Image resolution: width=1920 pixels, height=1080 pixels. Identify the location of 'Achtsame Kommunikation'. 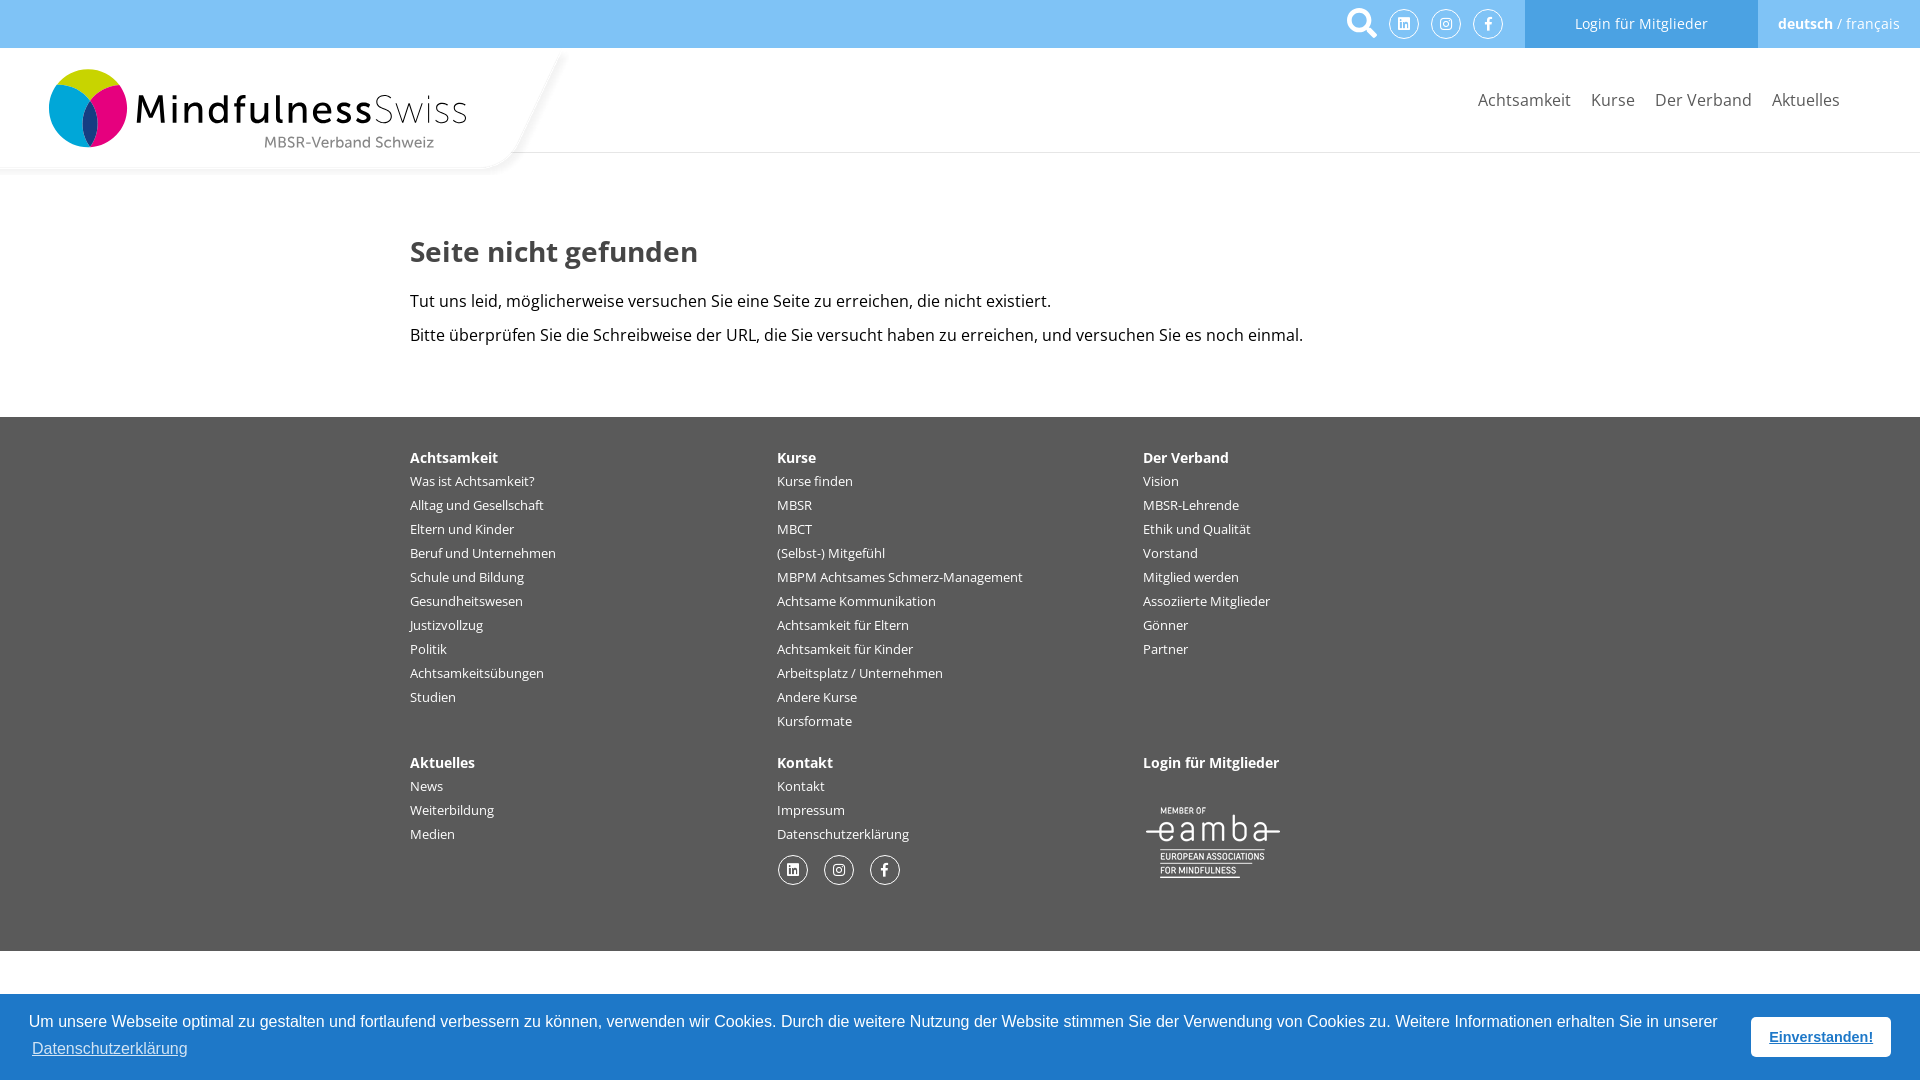
(856, 600).